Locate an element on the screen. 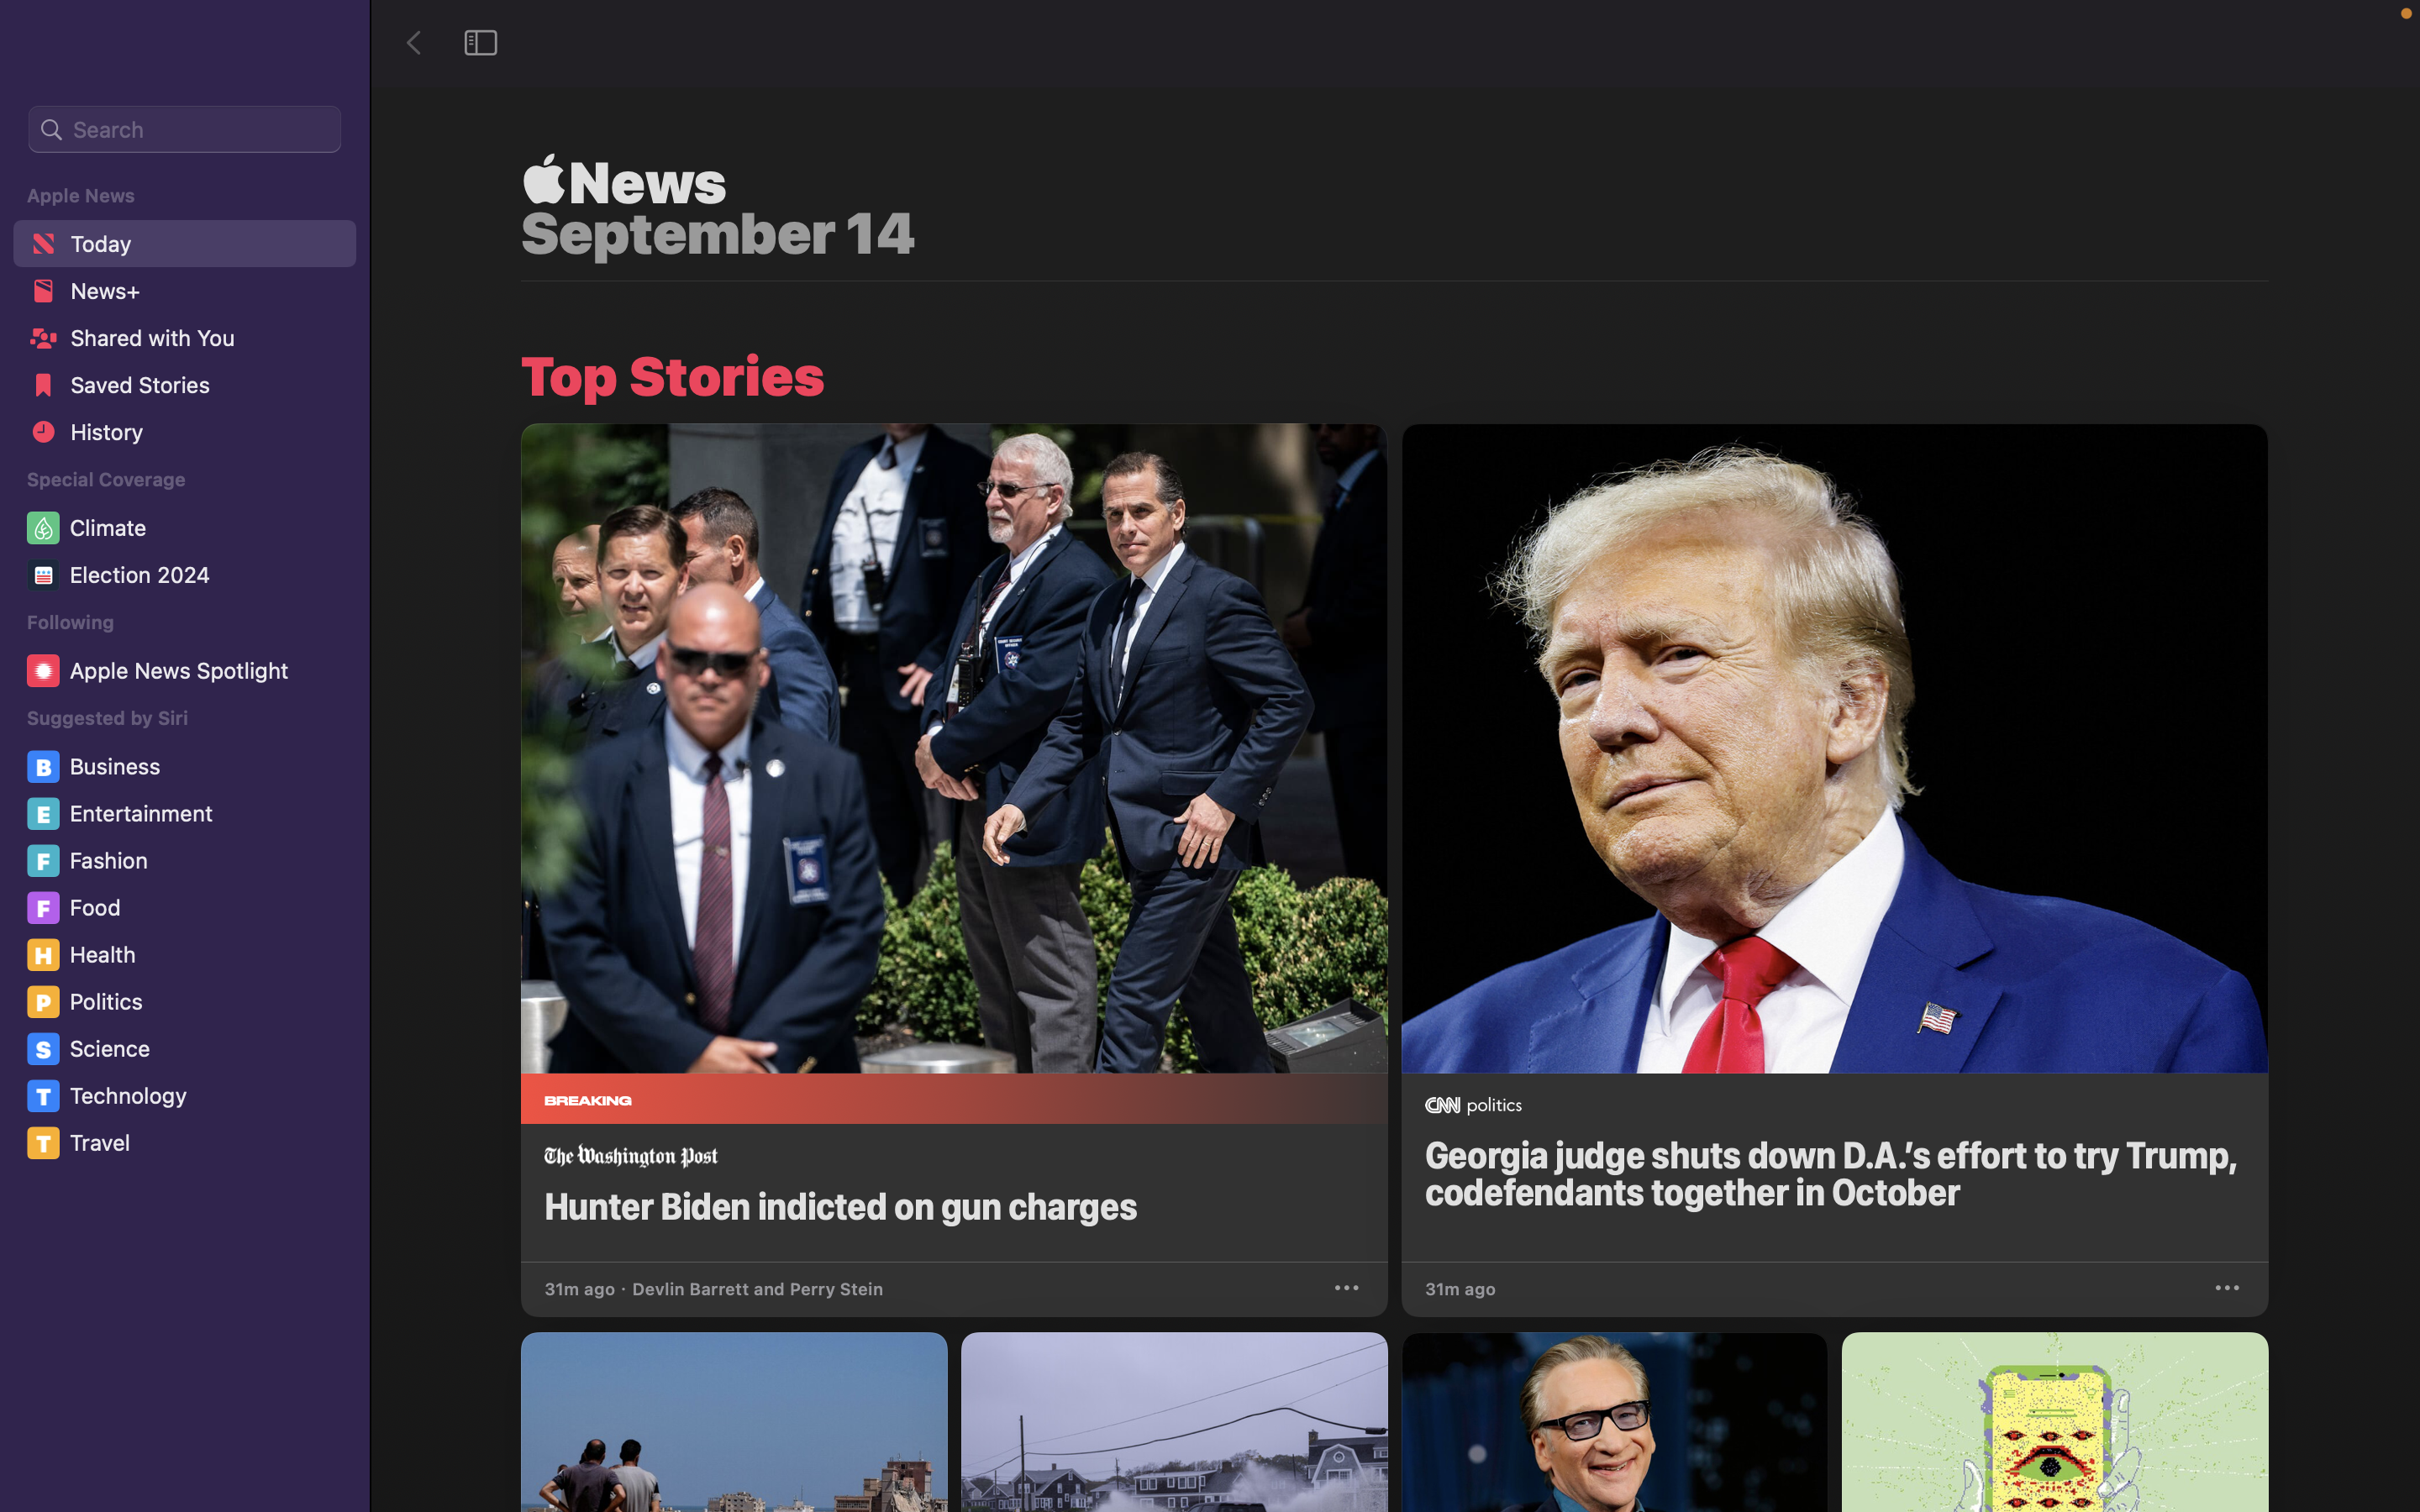 The image size is (2420, 1512). the section titled "Election 2024" is located at coordinates (187, 578).